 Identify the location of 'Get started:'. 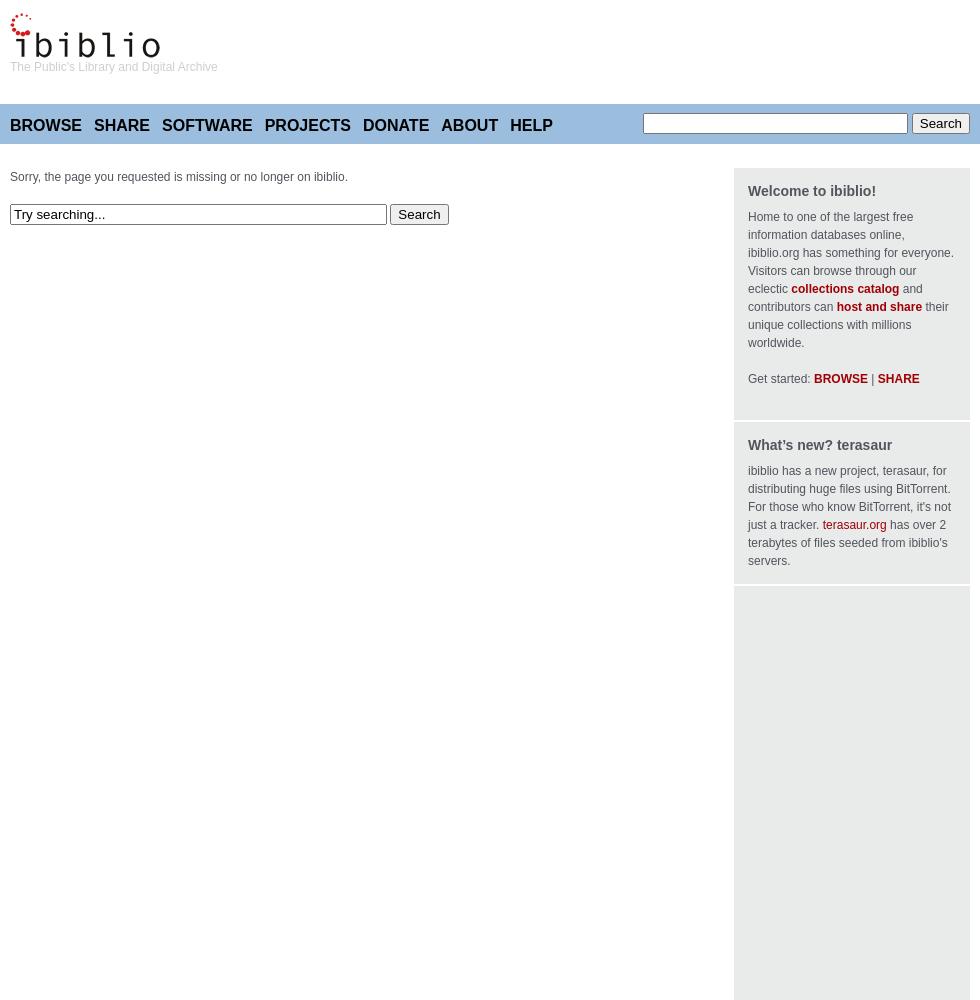
(780, 379).